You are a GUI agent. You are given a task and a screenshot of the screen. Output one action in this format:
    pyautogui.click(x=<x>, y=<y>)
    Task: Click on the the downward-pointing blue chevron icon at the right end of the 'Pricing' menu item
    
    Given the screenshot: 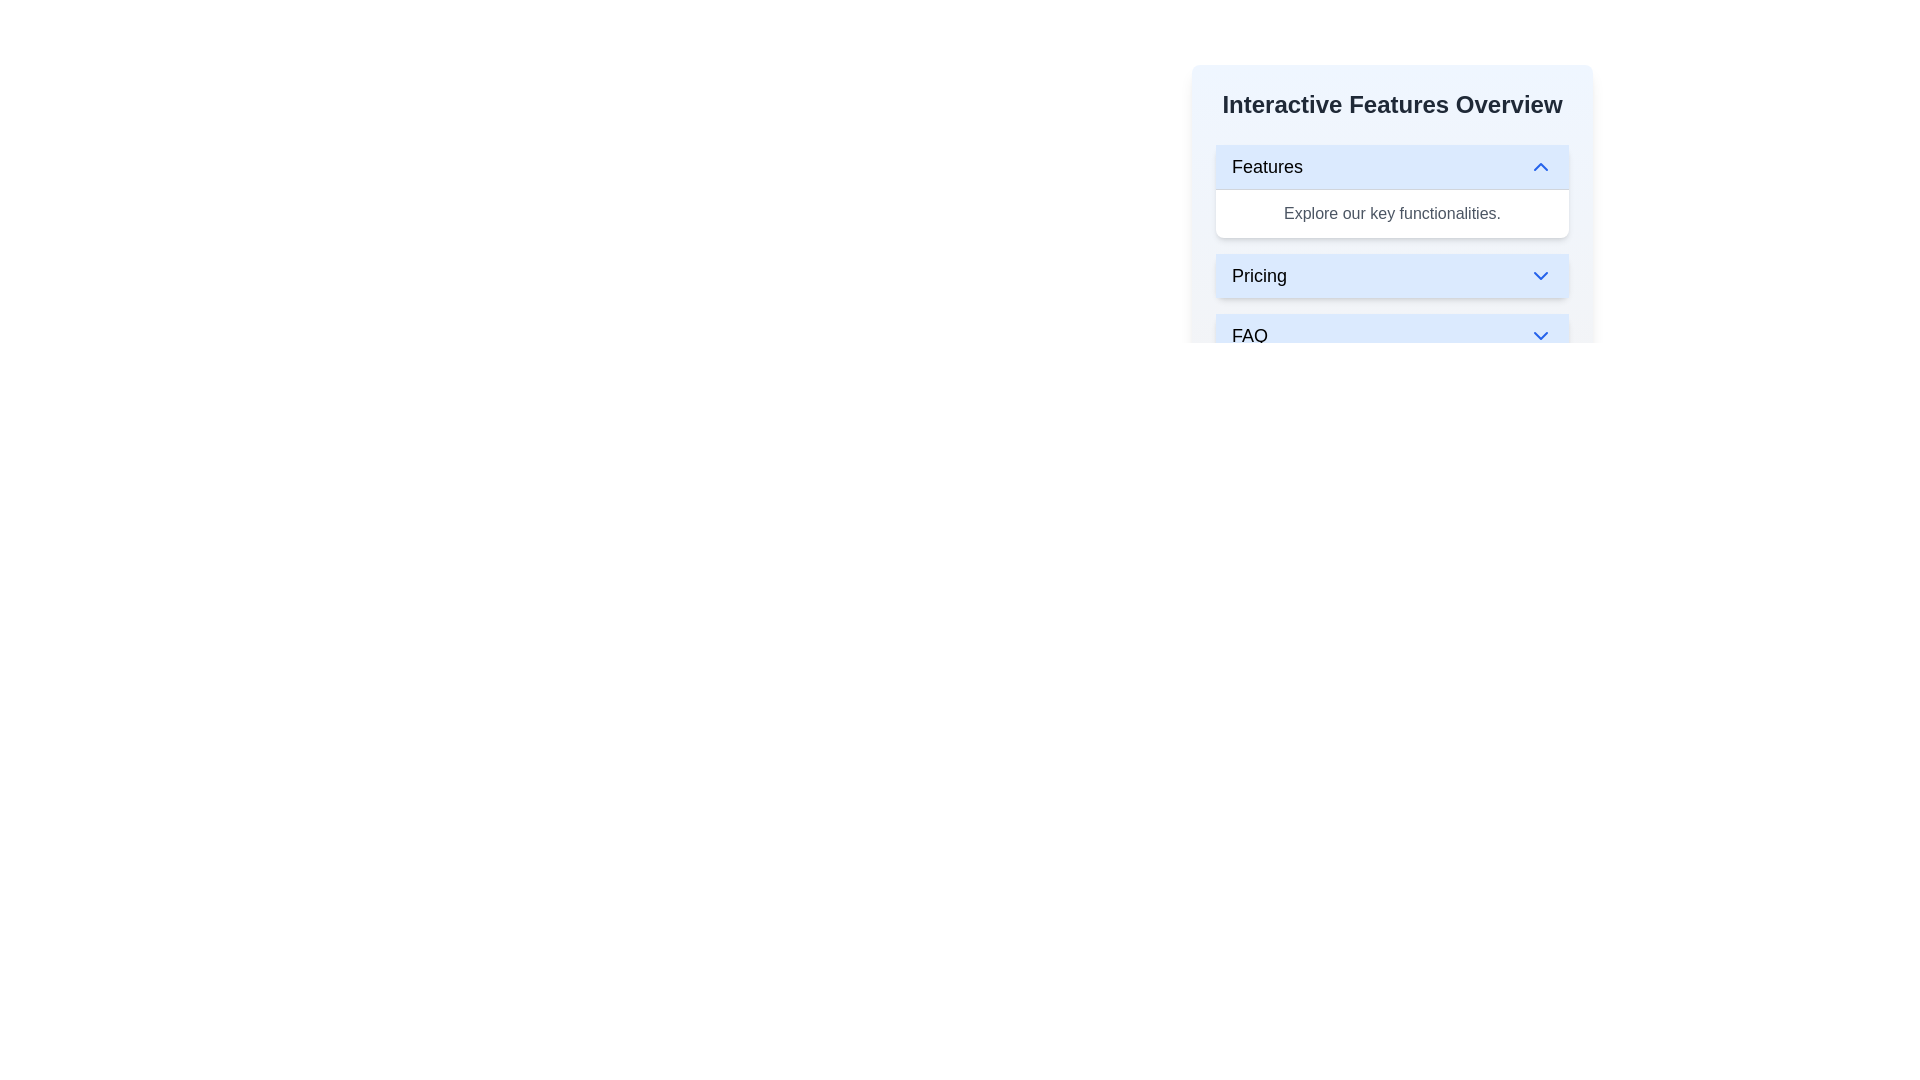 What is the action you would take?
    pyautogui.click(x=1539, y=276)
    